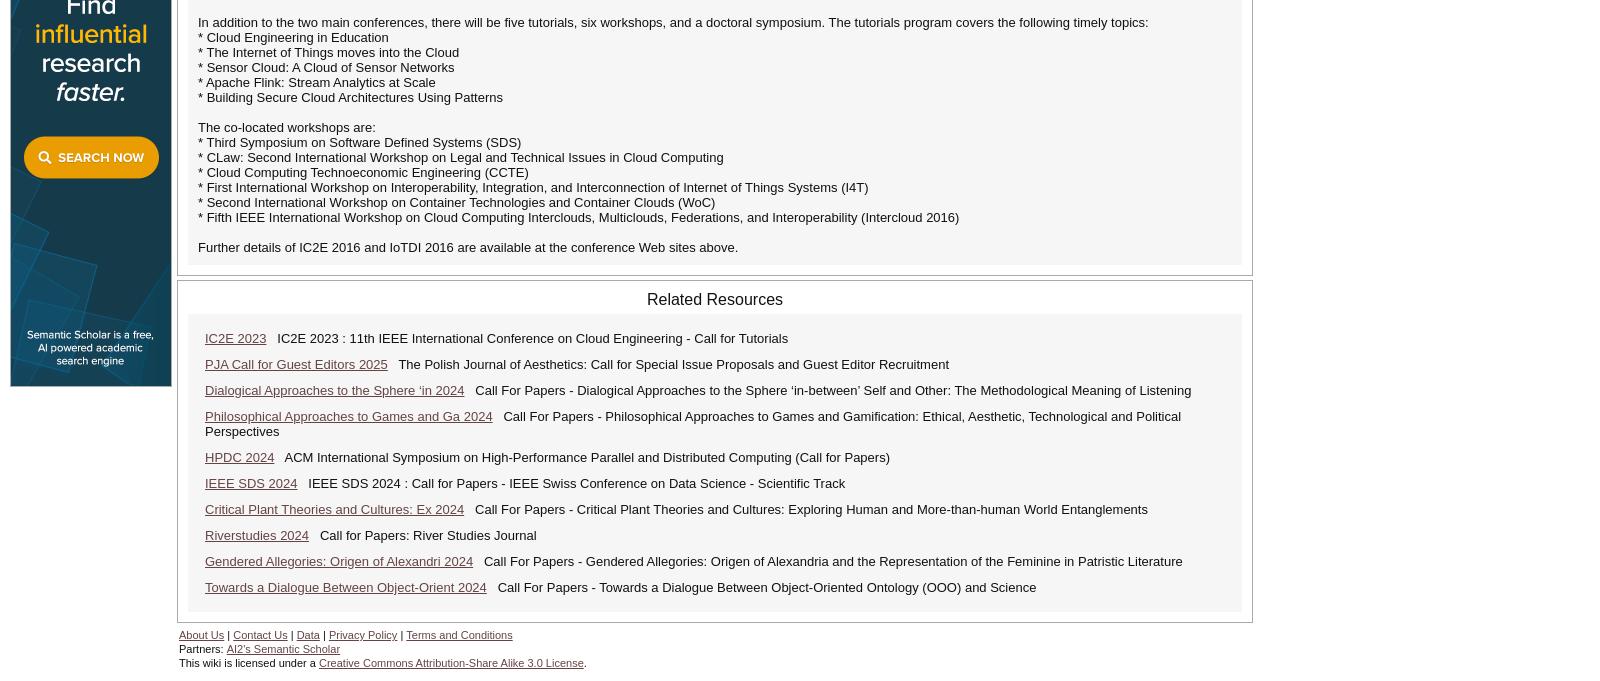  Describe the element at coordinates (196, 36) in the screenshot. I see `'* Cloud Engineering in Education'` at that location.